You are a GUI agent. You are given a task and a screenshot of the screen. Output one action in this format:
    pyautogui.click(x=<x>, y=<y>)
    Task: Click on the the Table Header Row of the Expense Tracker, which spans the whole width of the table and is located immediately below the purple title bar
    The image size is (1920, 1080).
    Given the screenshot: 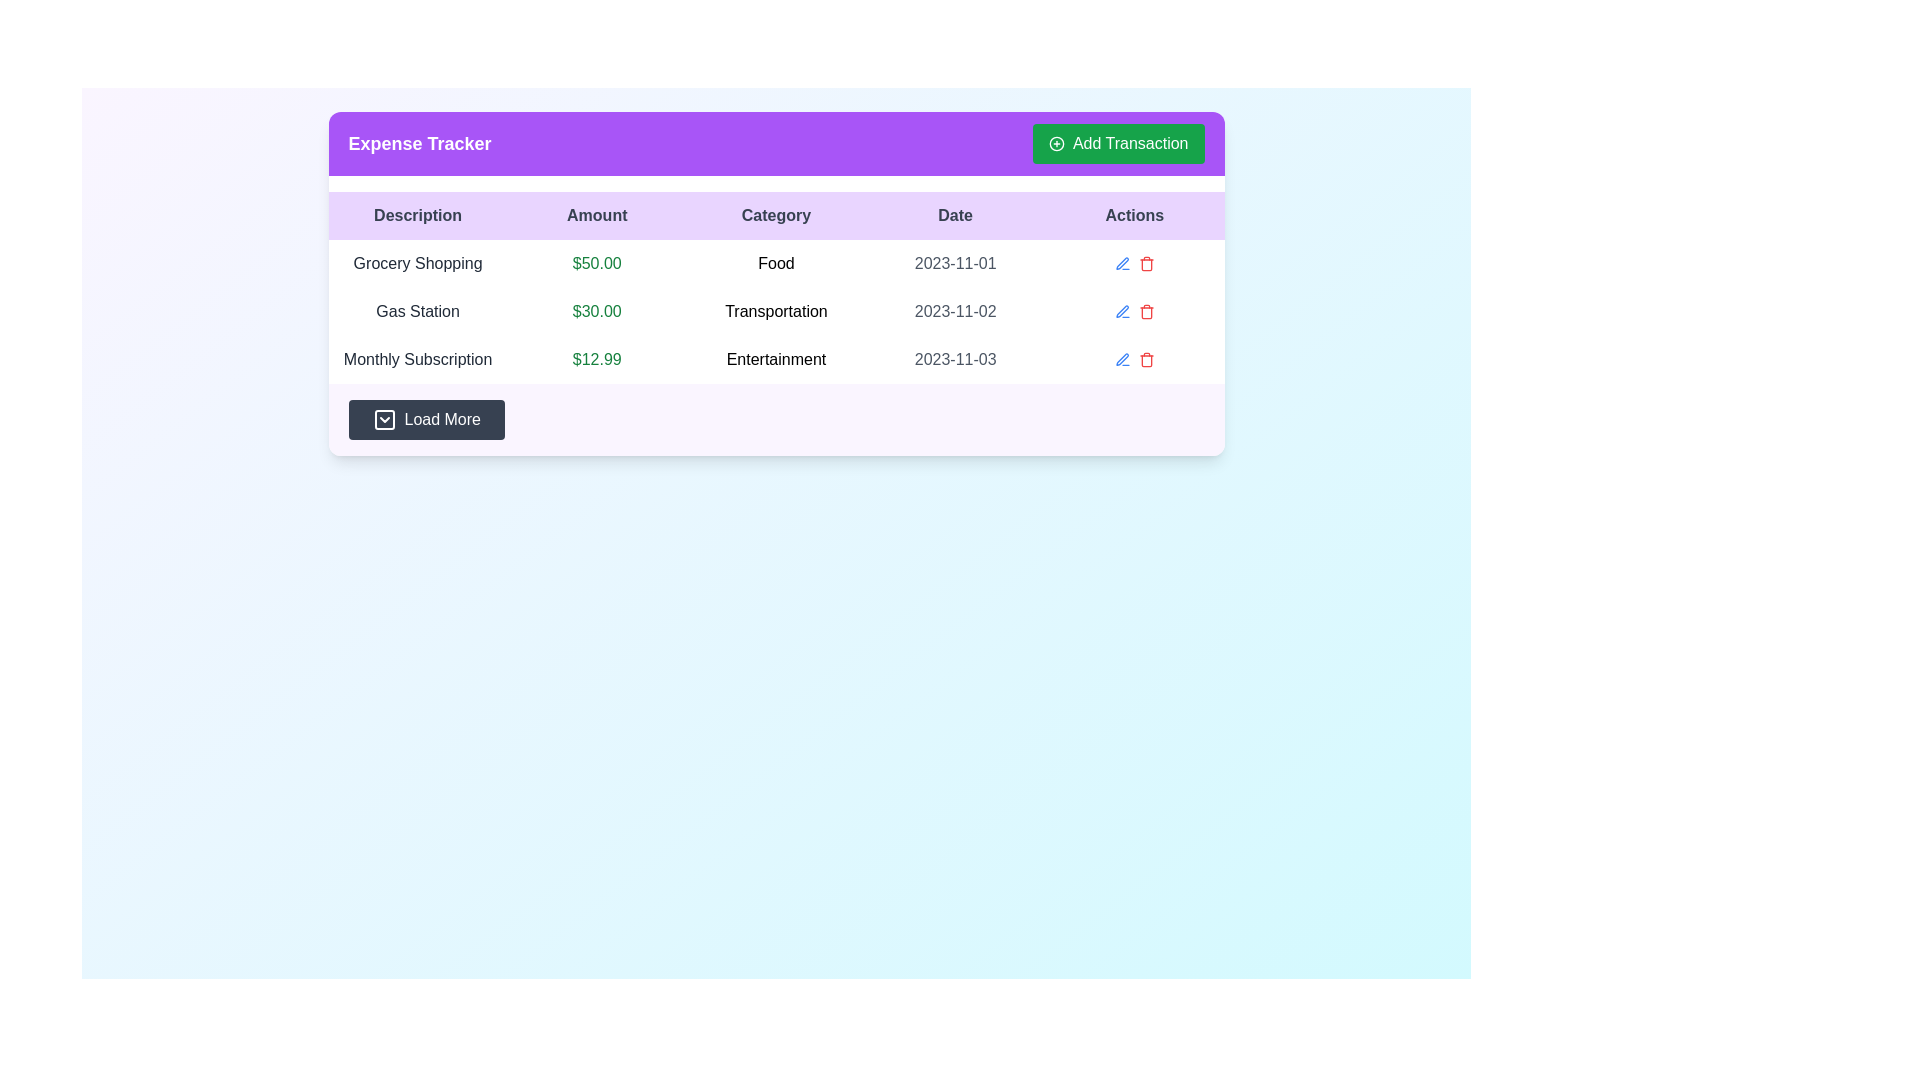 What is the action you would take?
    pyautogui.click(x=775, y=216)
    